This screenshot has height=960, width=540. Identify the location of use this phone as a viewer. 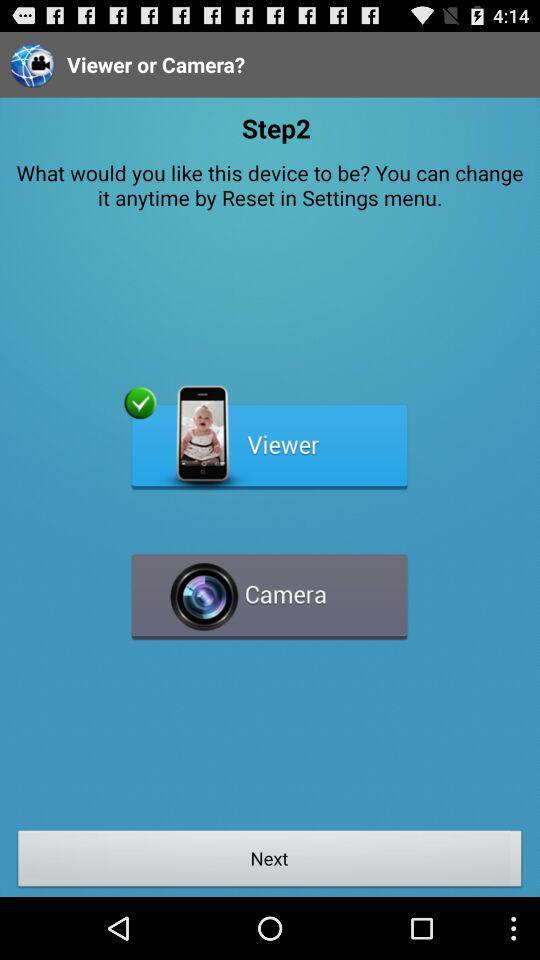
(269, 438).